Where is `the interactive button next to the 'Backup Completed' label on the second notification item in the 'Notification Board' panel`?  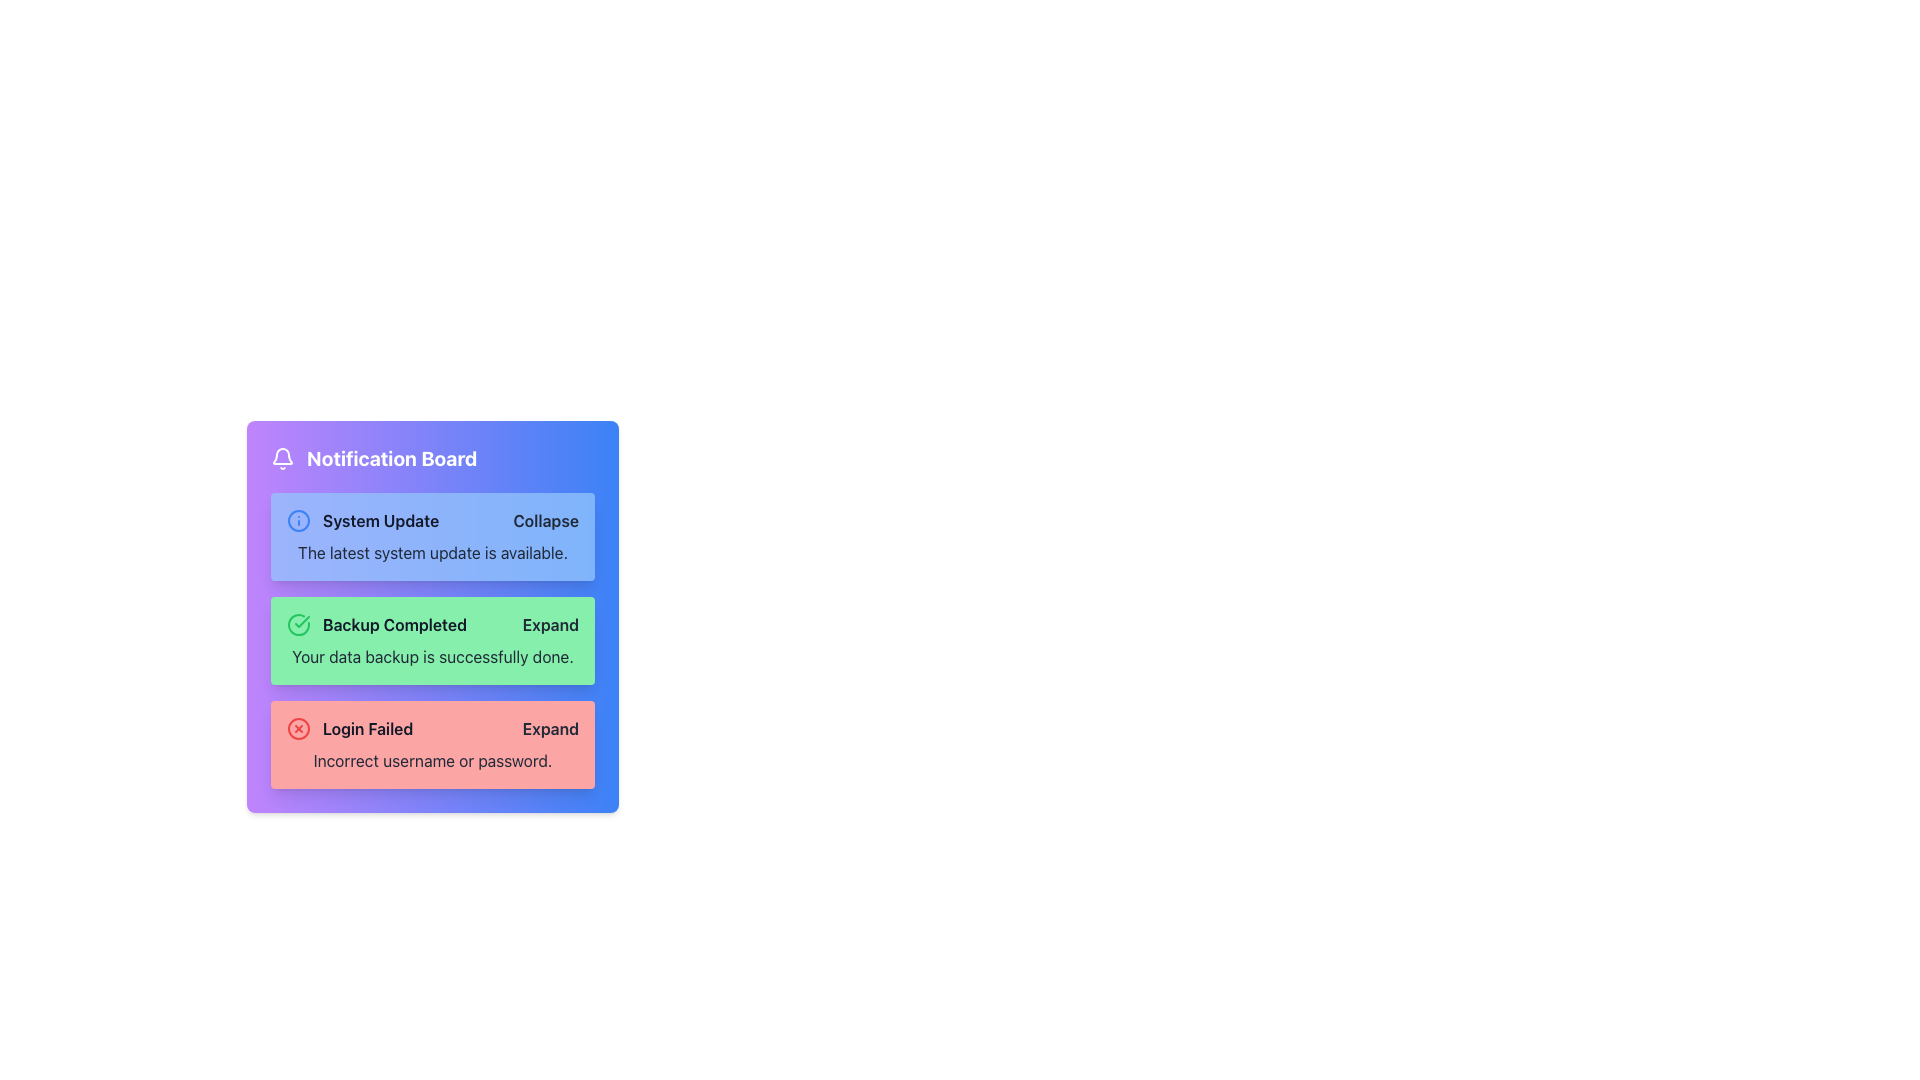
the interactive button next to the 'Backup Completed' label on the second notification item in the 'Notification Board' panel is located at coordinates (550, 623).